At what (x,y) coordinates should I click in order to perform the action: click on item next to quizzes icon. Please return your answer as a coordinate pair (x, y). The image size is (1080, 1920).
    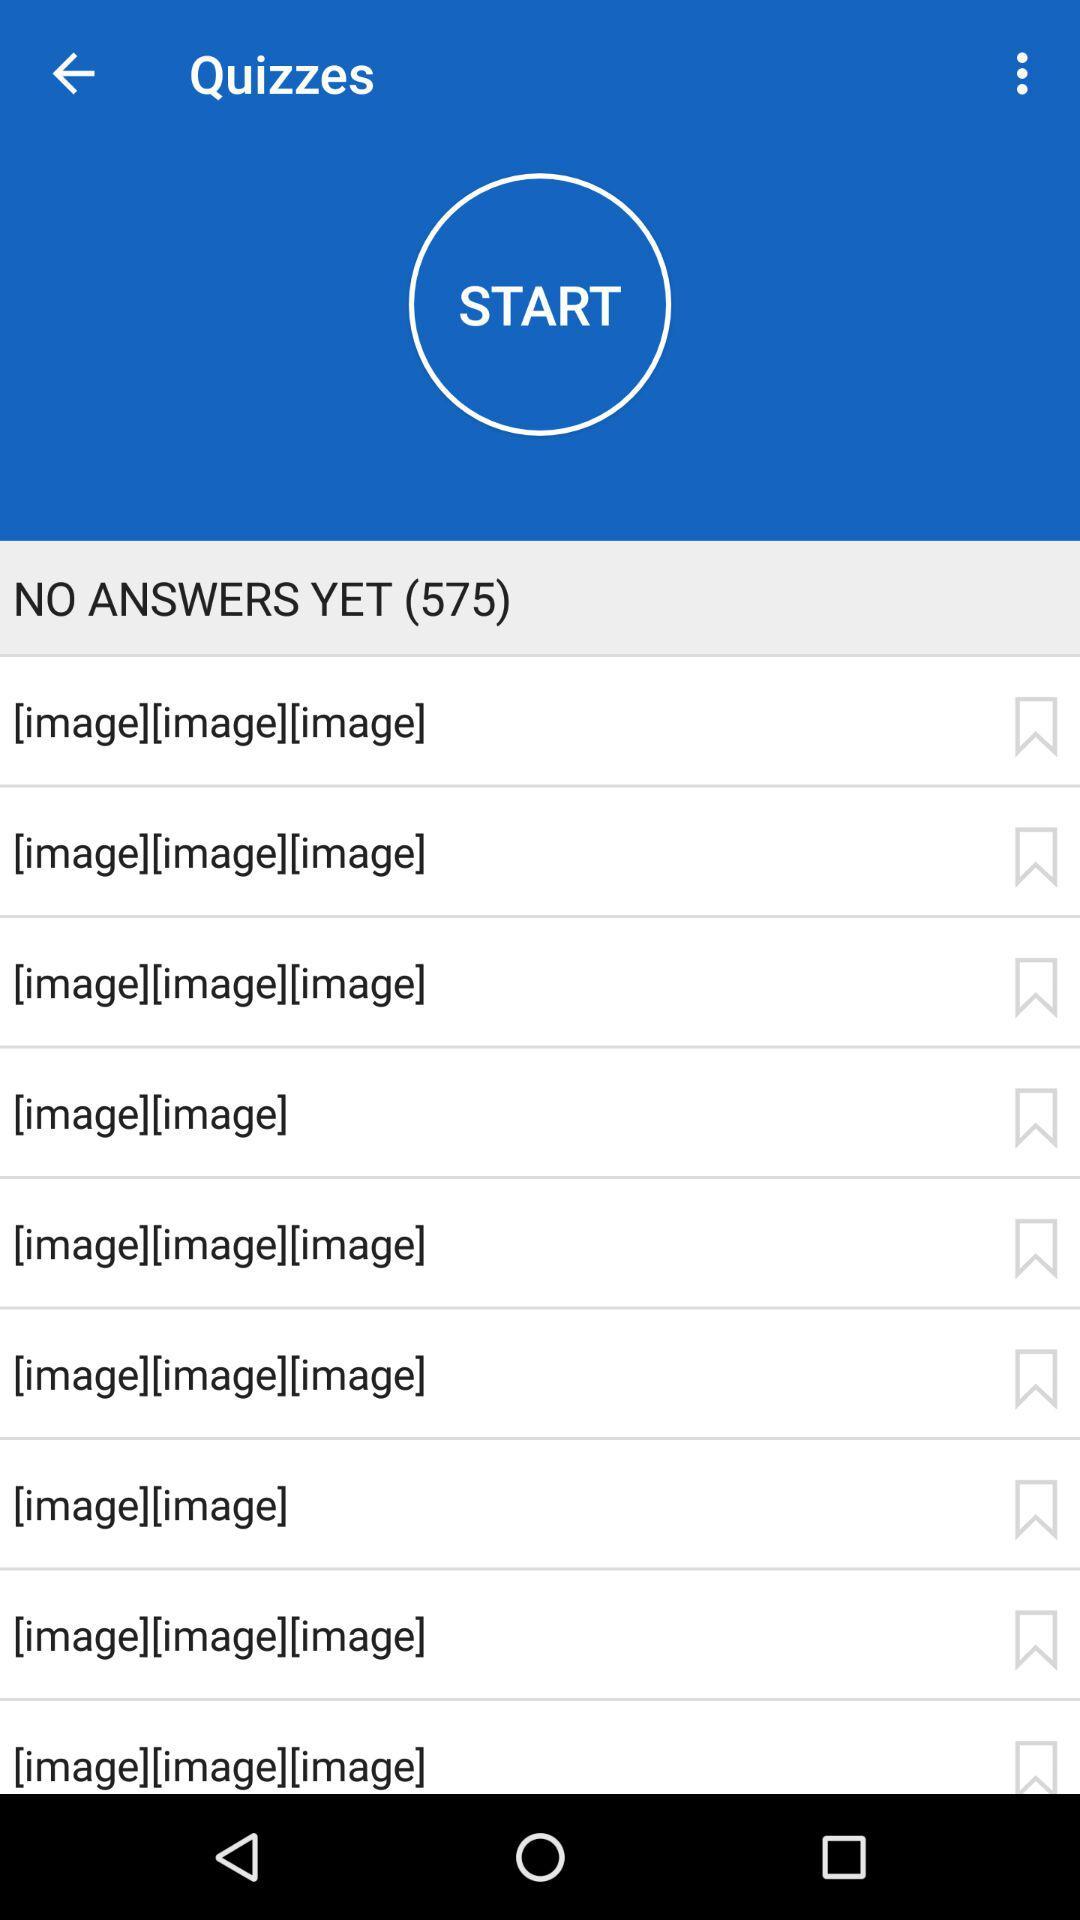
    Looking at the image, I should click on (72, 73).